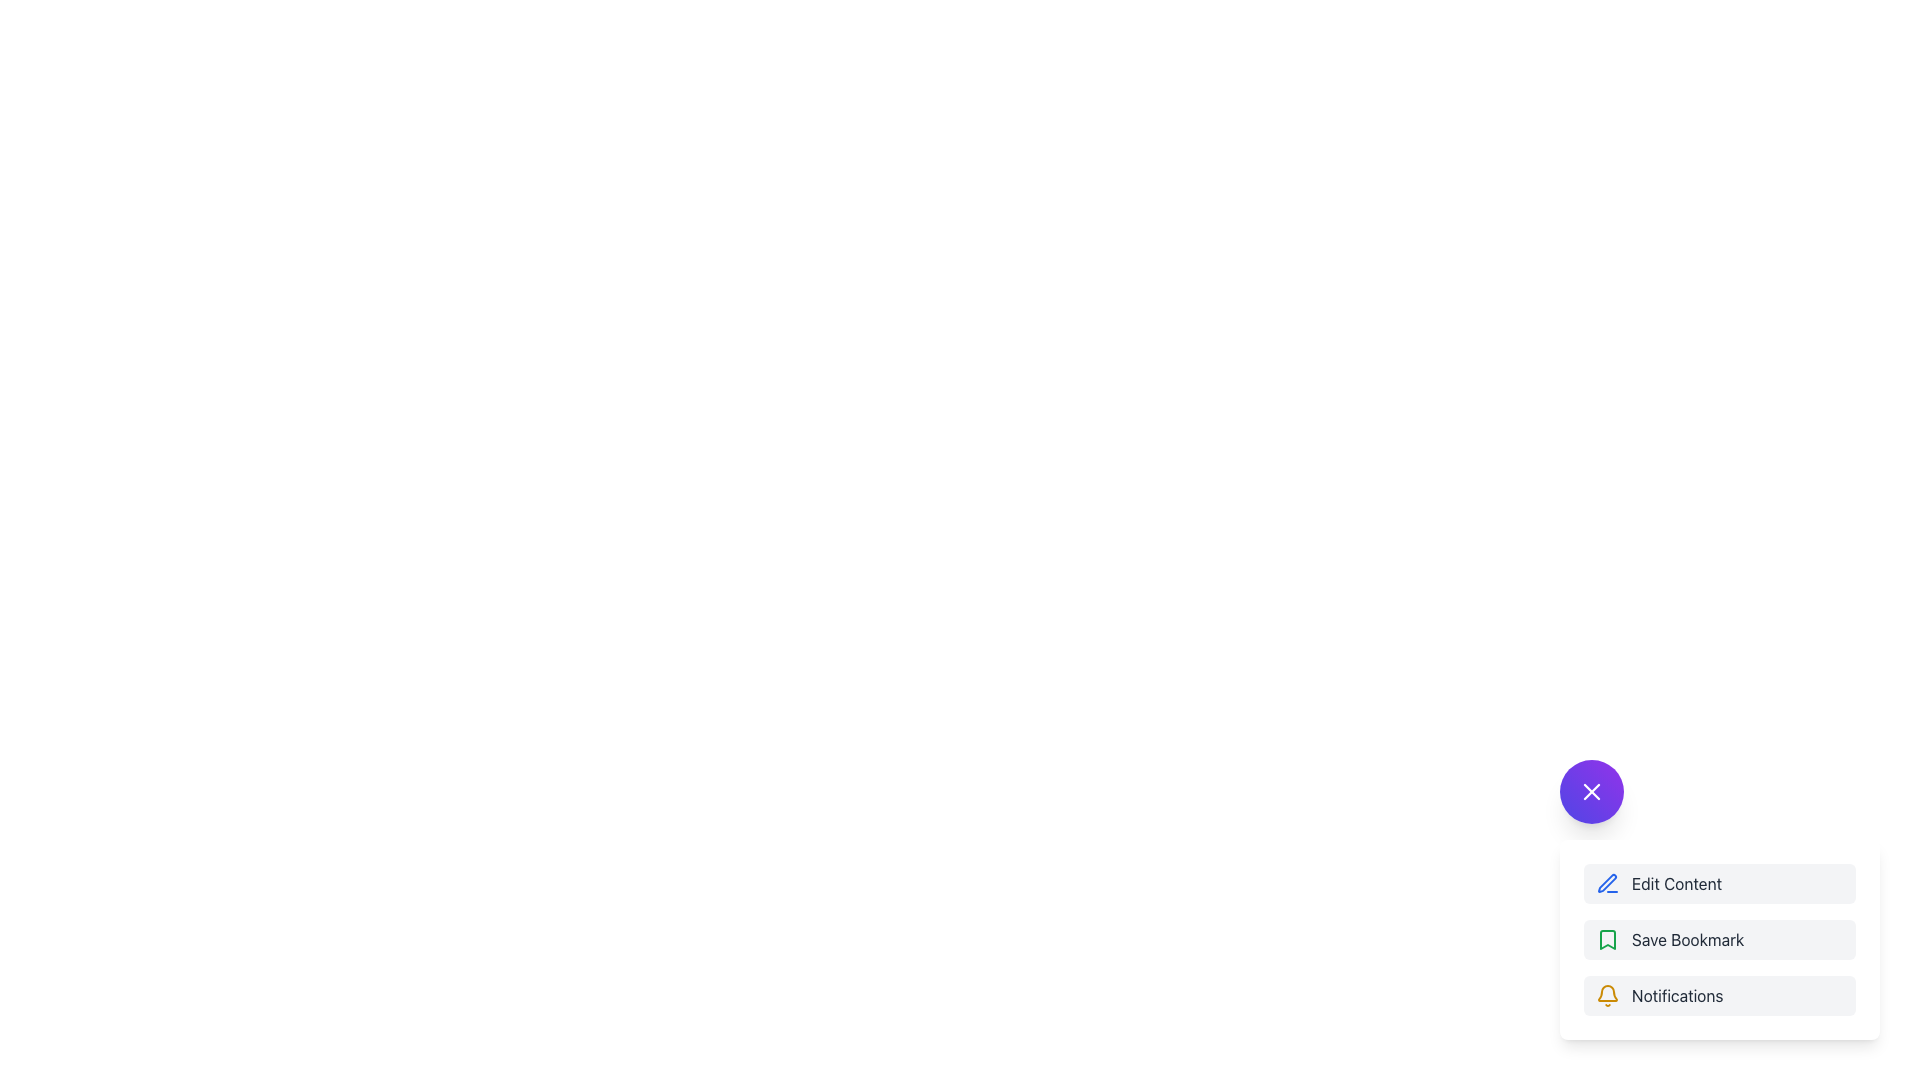  Describe the element at coordinates (1608, 940) in the screenshot. I see `the green bookmark icon located in the 'Save Bookmark' button, which is the second option in the vertical dropdown list from the circular purple button with an 'X'` at that location.